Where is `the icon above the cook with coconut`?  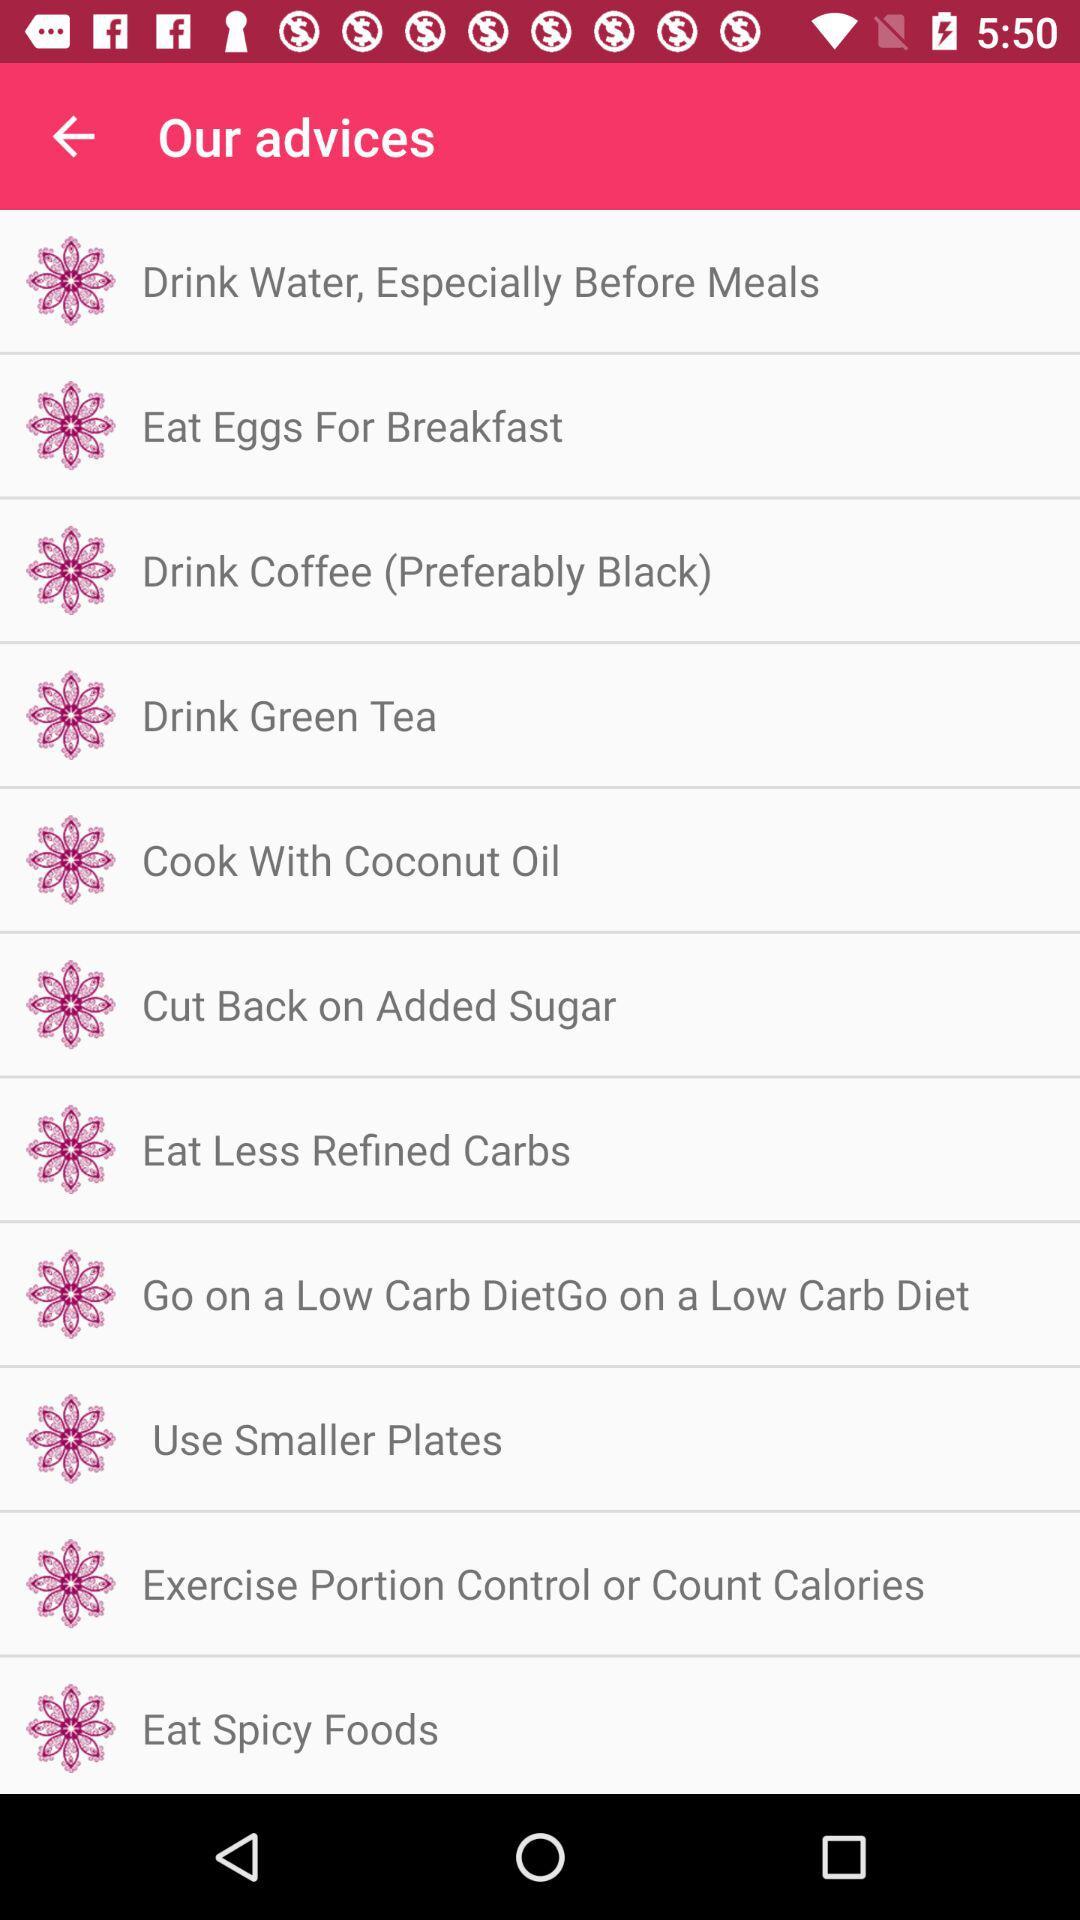 the icon above the cook with coconut is located at coordinates (289, 714).